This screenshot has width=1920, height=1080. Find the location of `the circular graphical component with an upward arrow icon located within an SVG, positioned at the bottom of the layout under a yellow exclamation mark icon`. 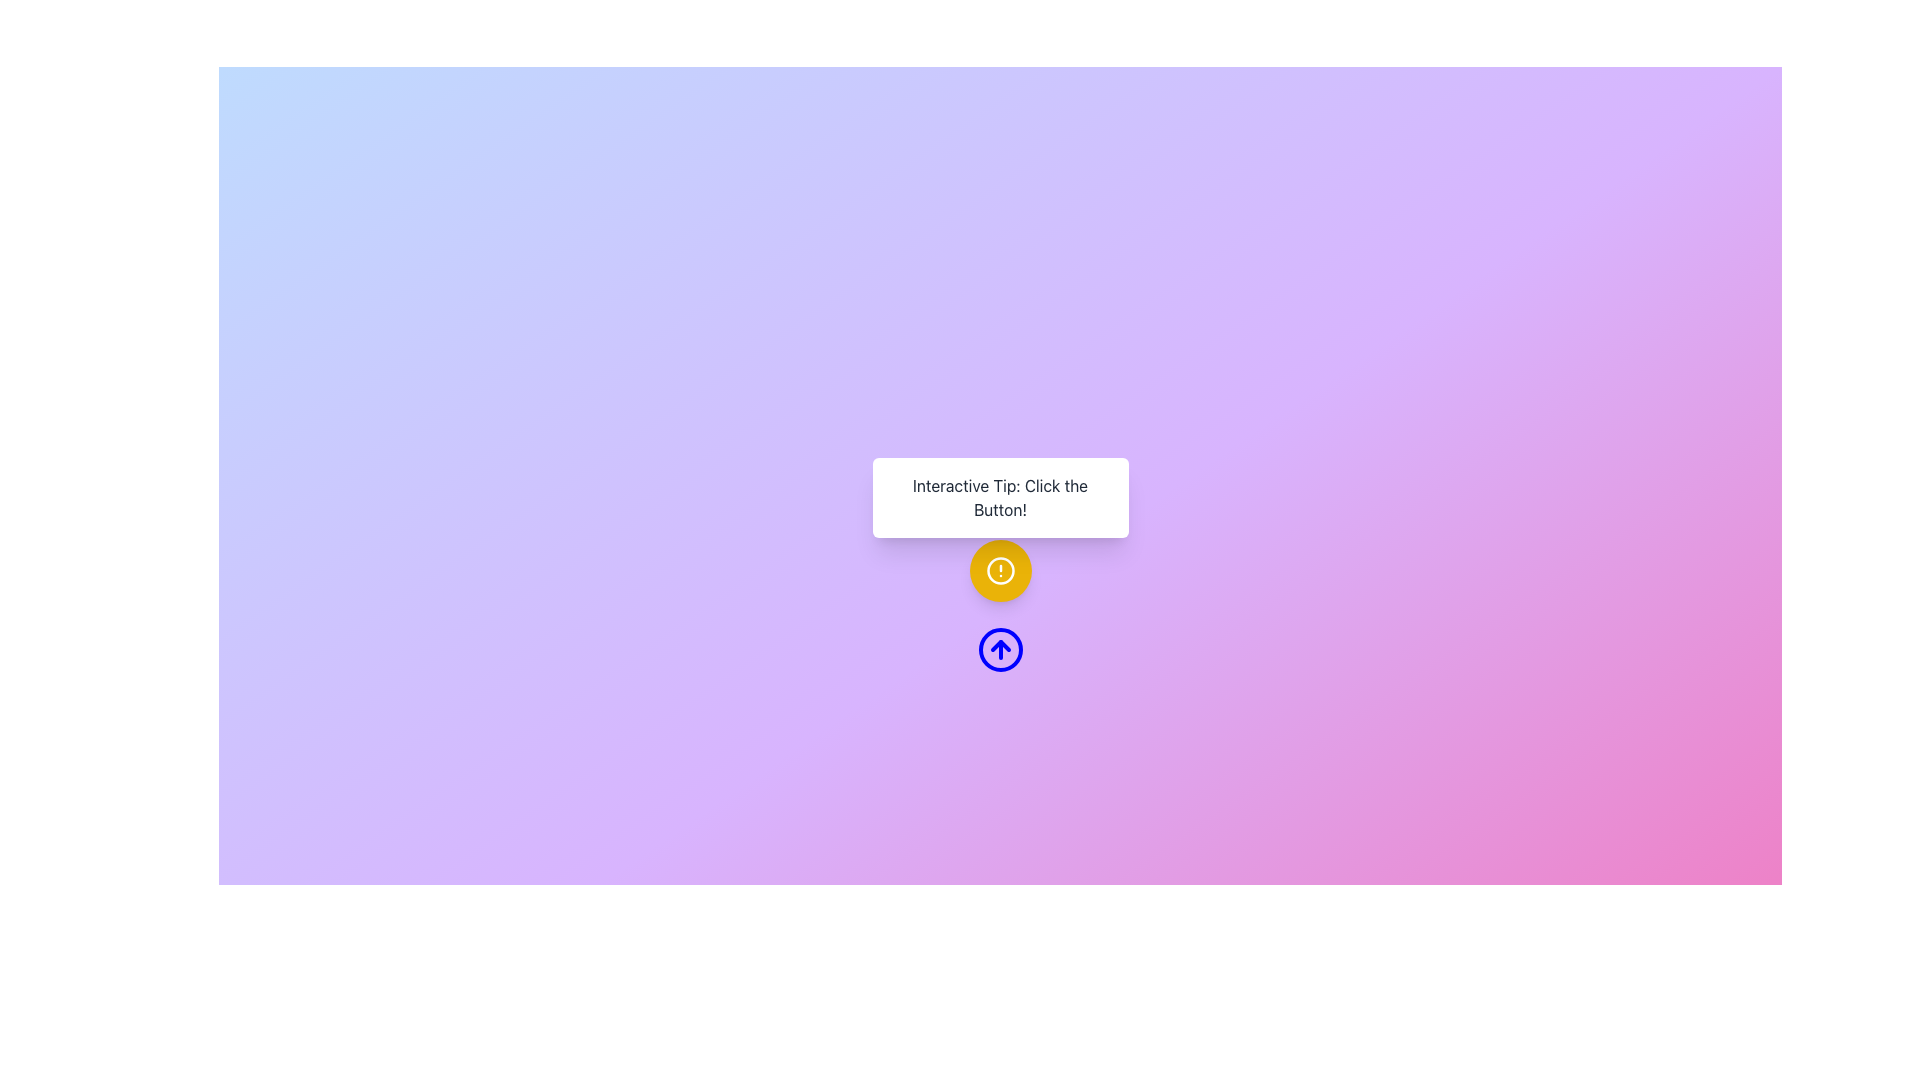

the circular graphical component with an upward arrow icon located within an SVG, positioned at the bottom of the layout under a yellow exclamation mark icon is located at coordinates (1000, 650).